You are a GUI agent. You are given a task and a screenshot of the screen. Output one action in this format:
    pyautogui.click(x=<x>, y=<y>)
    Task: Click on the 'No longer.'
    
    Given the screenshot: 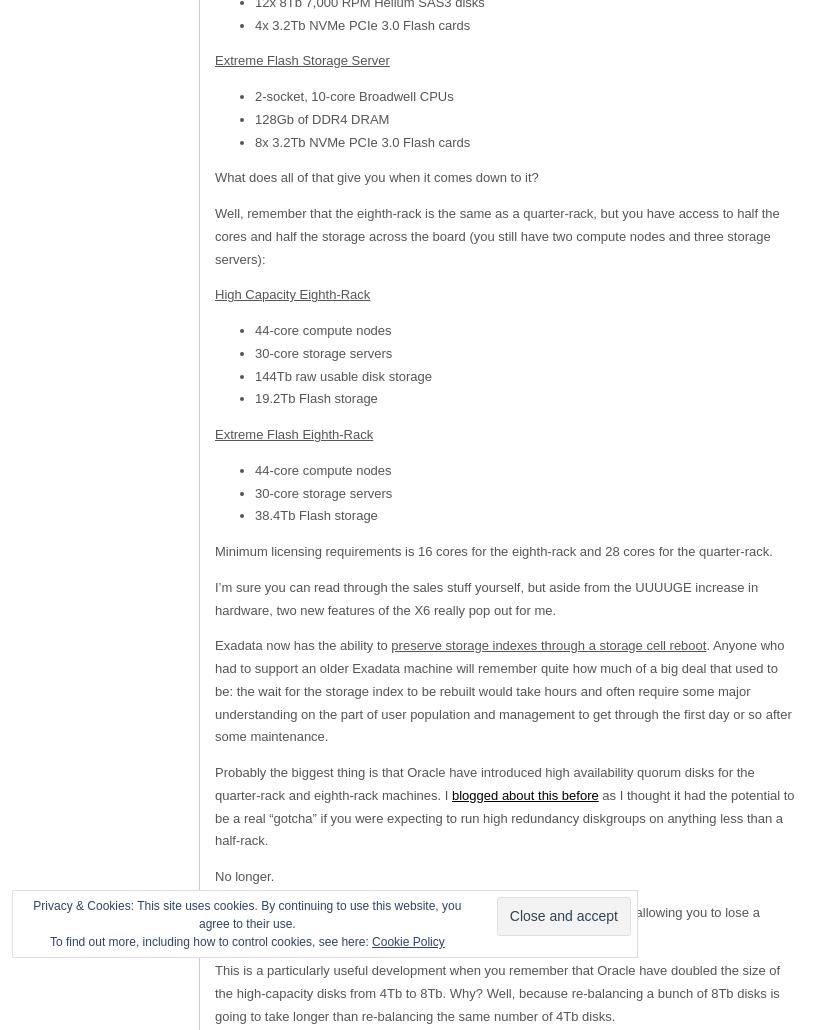 What is the action you would take?
    pyautogui.click(x=243, y=876)
    